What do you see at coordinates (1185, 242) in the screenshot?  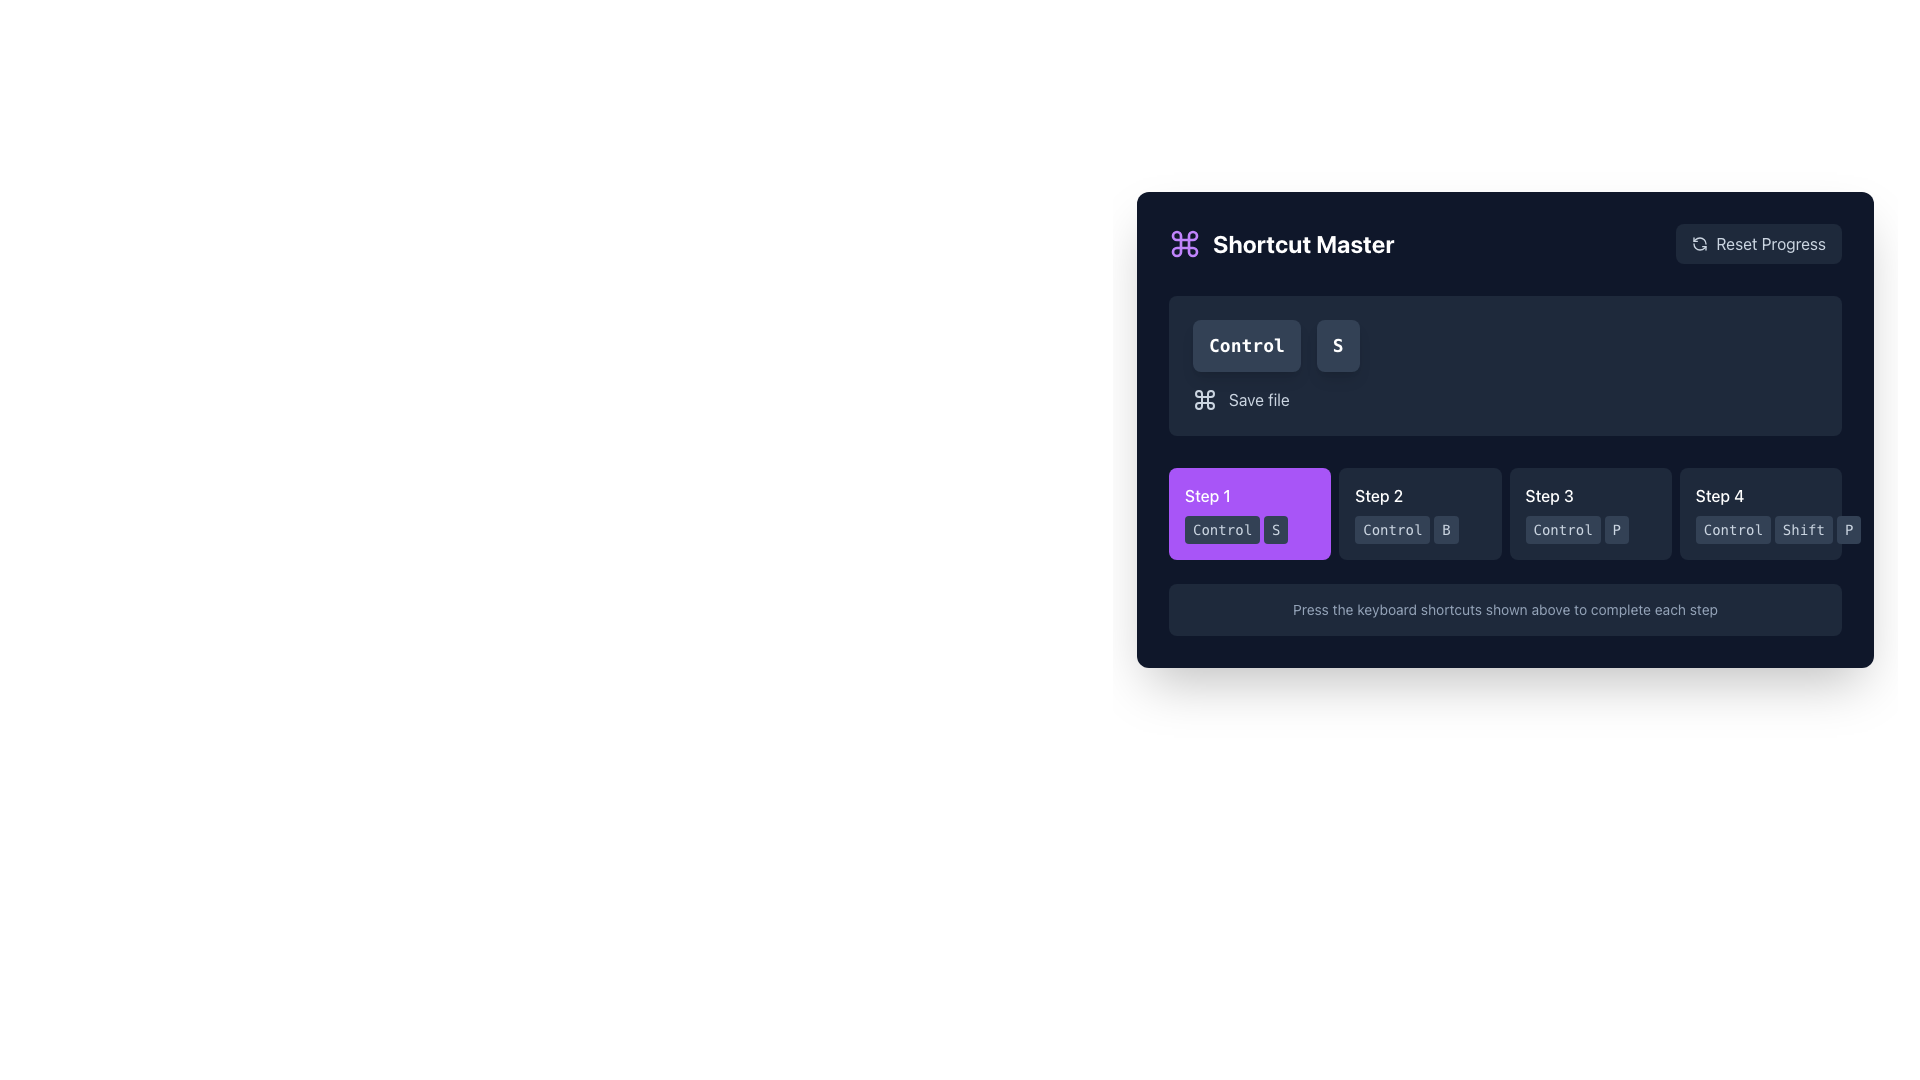 I see `the purple four-leaf clover icon located in the header, adjacent to the text 'Shortcut Master.'` at bounding box center [1185, 242].